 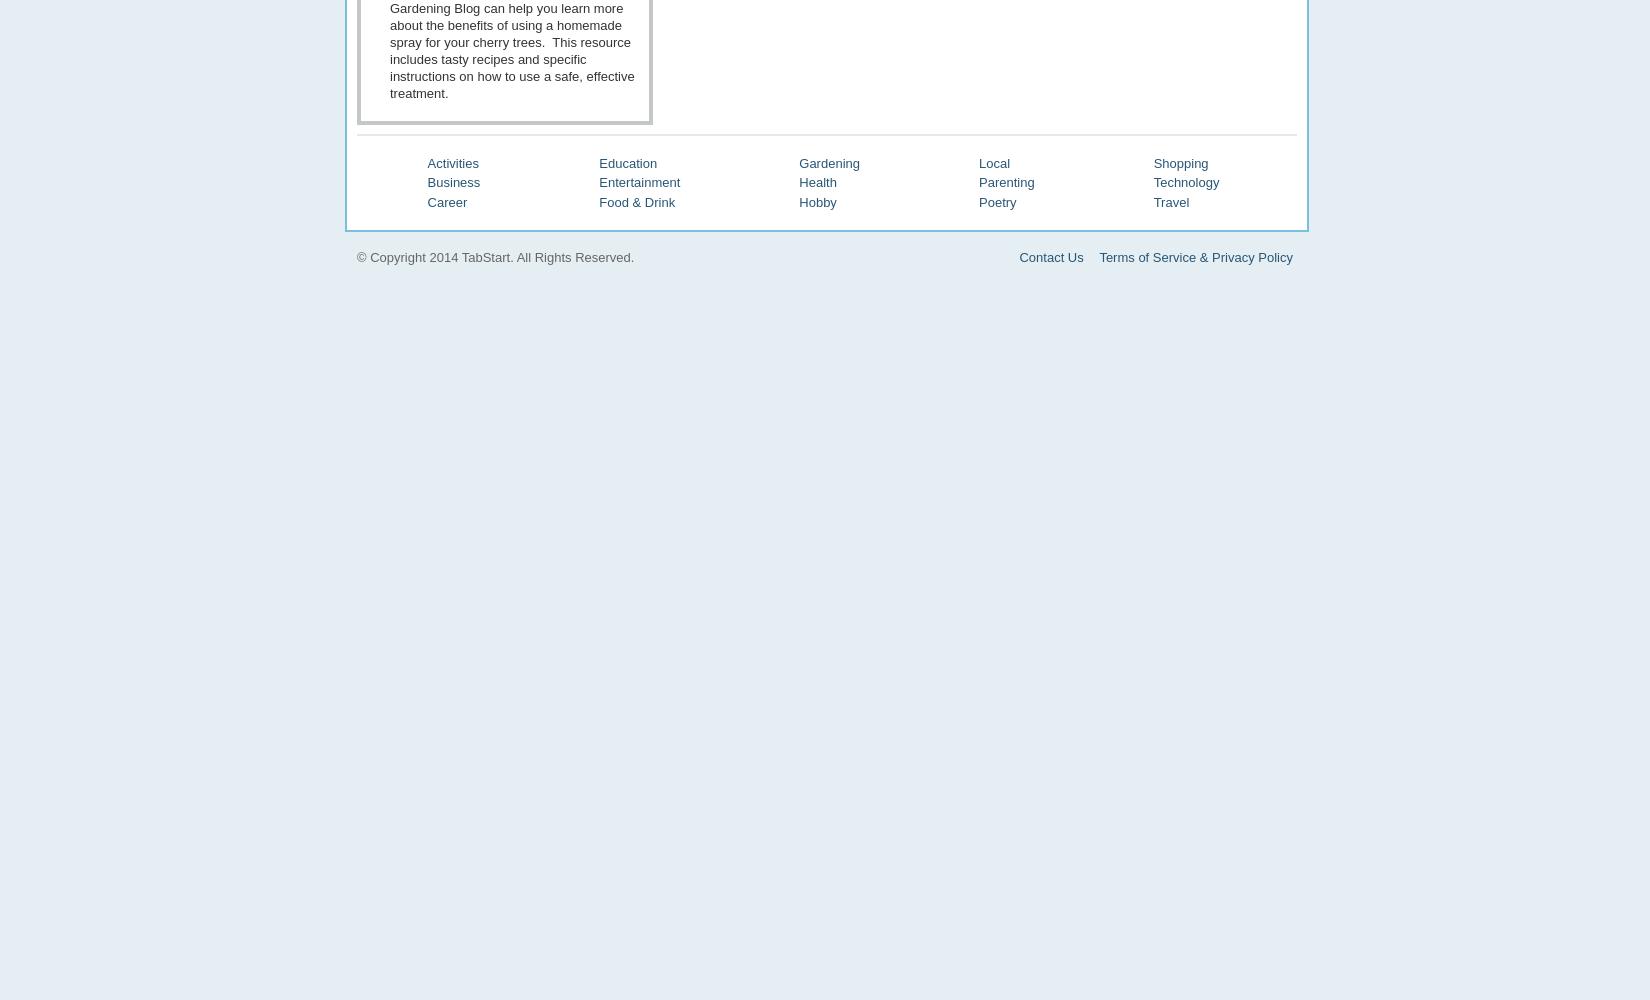 What do you see at coordinates (1186, 182) in the screenshot?
I see `'Technology'` at bounding box center [1186, 182].